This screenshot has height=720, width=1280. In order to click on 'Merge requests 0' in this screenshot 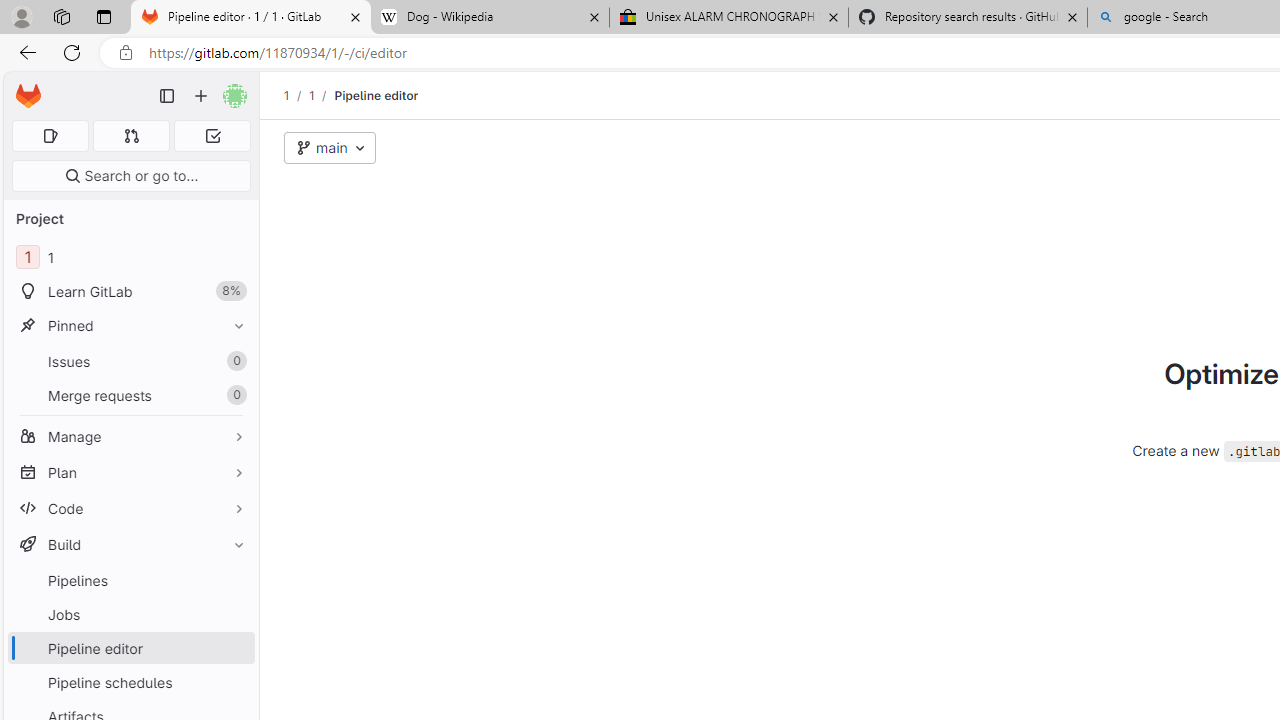, I will do `click(130, 395)`.